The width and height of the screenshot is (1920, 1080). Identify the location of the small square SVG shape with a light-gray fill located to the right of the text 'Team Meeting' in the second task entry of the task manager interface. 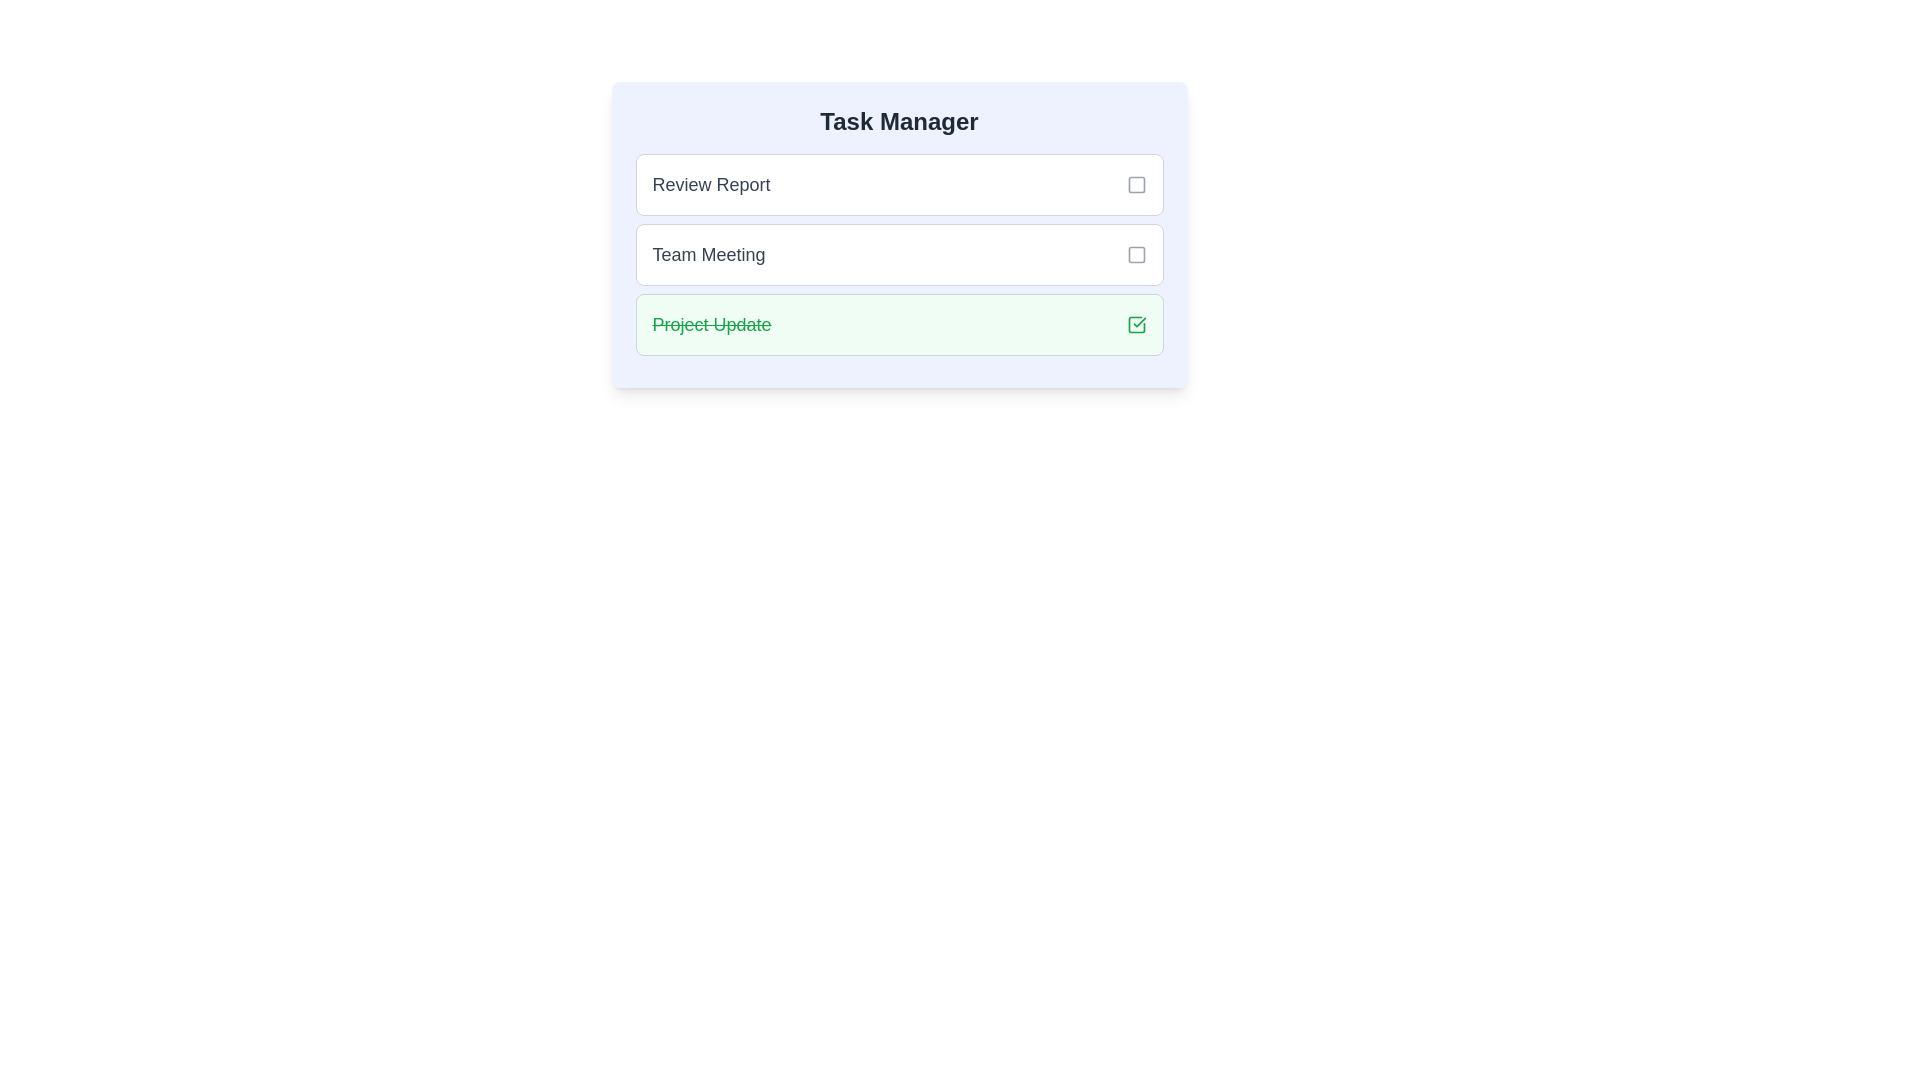
(1136, 253).